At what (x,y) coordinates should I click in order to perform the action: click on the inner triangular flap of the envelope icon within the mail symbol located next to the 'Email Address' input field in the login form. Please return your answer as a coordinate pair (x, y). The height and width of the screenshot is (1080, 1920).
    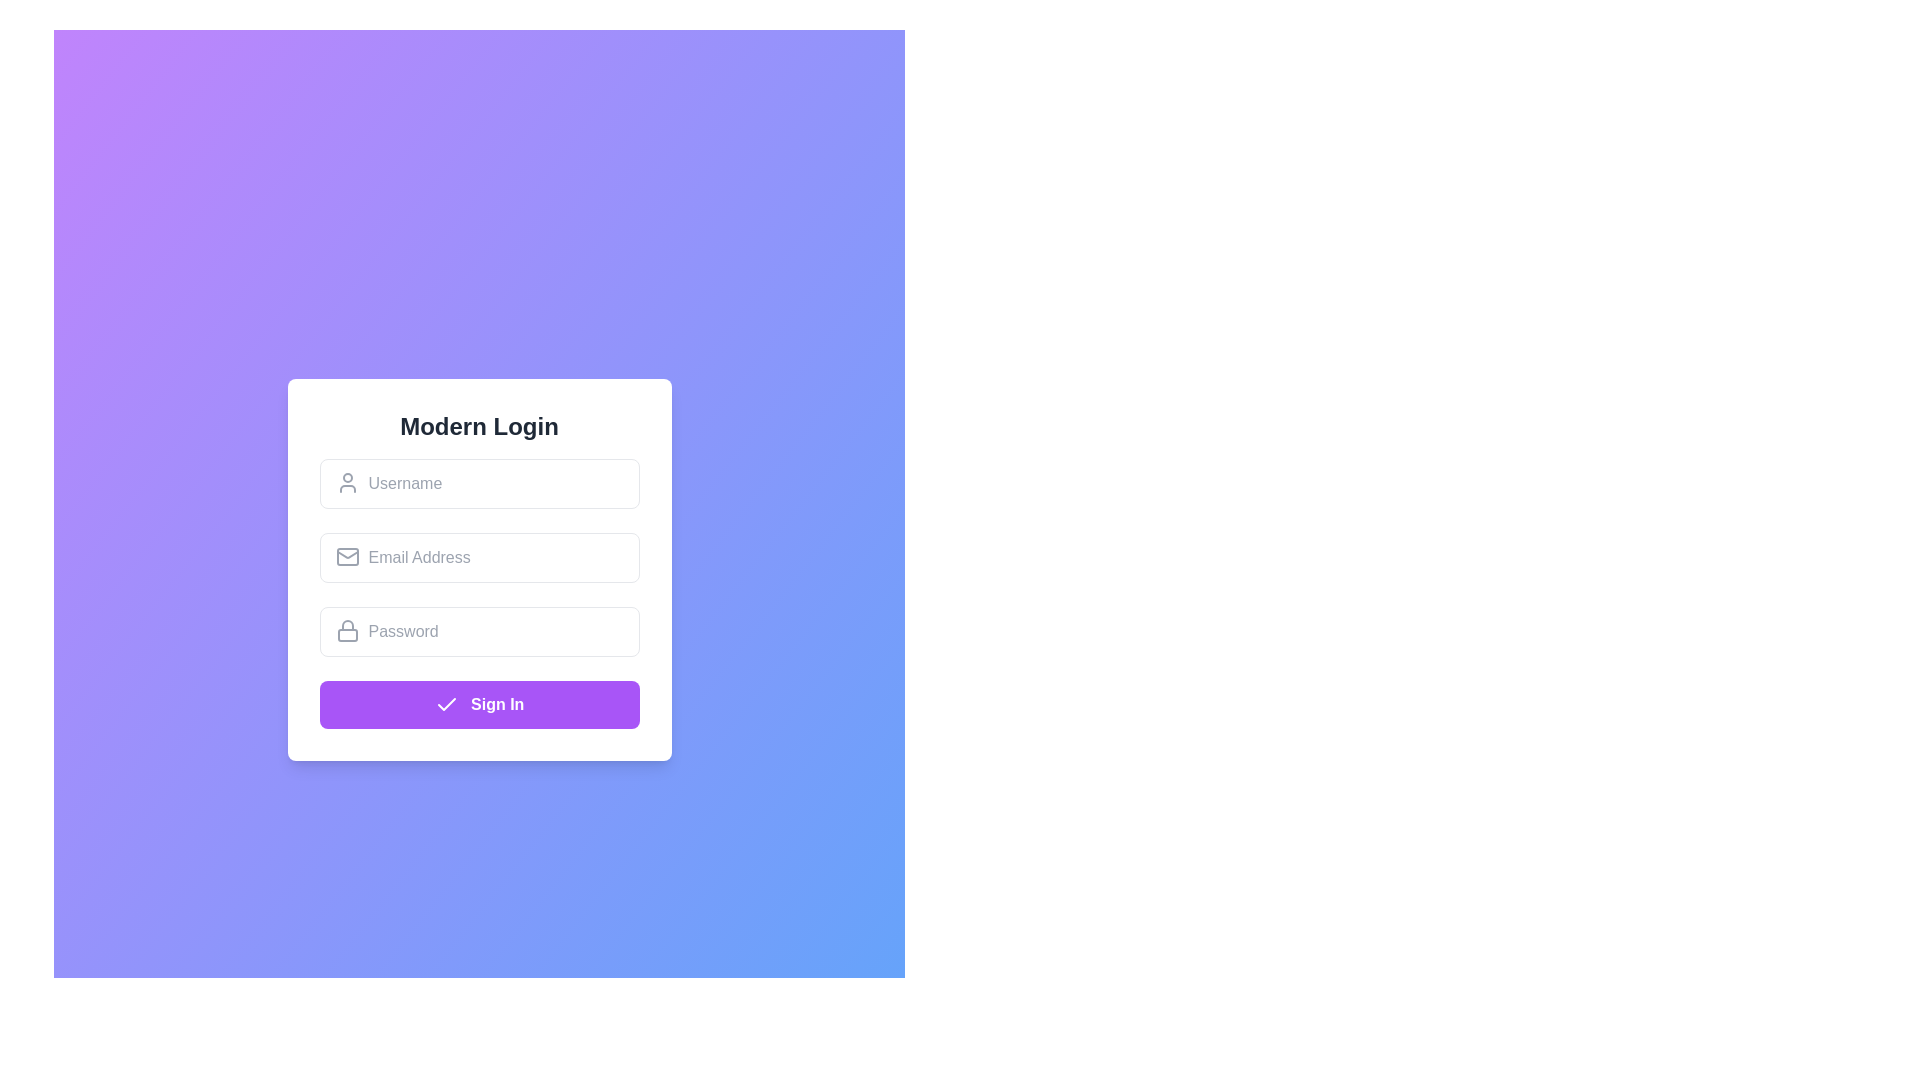
    Looking at the image, I should click on (347, 554).